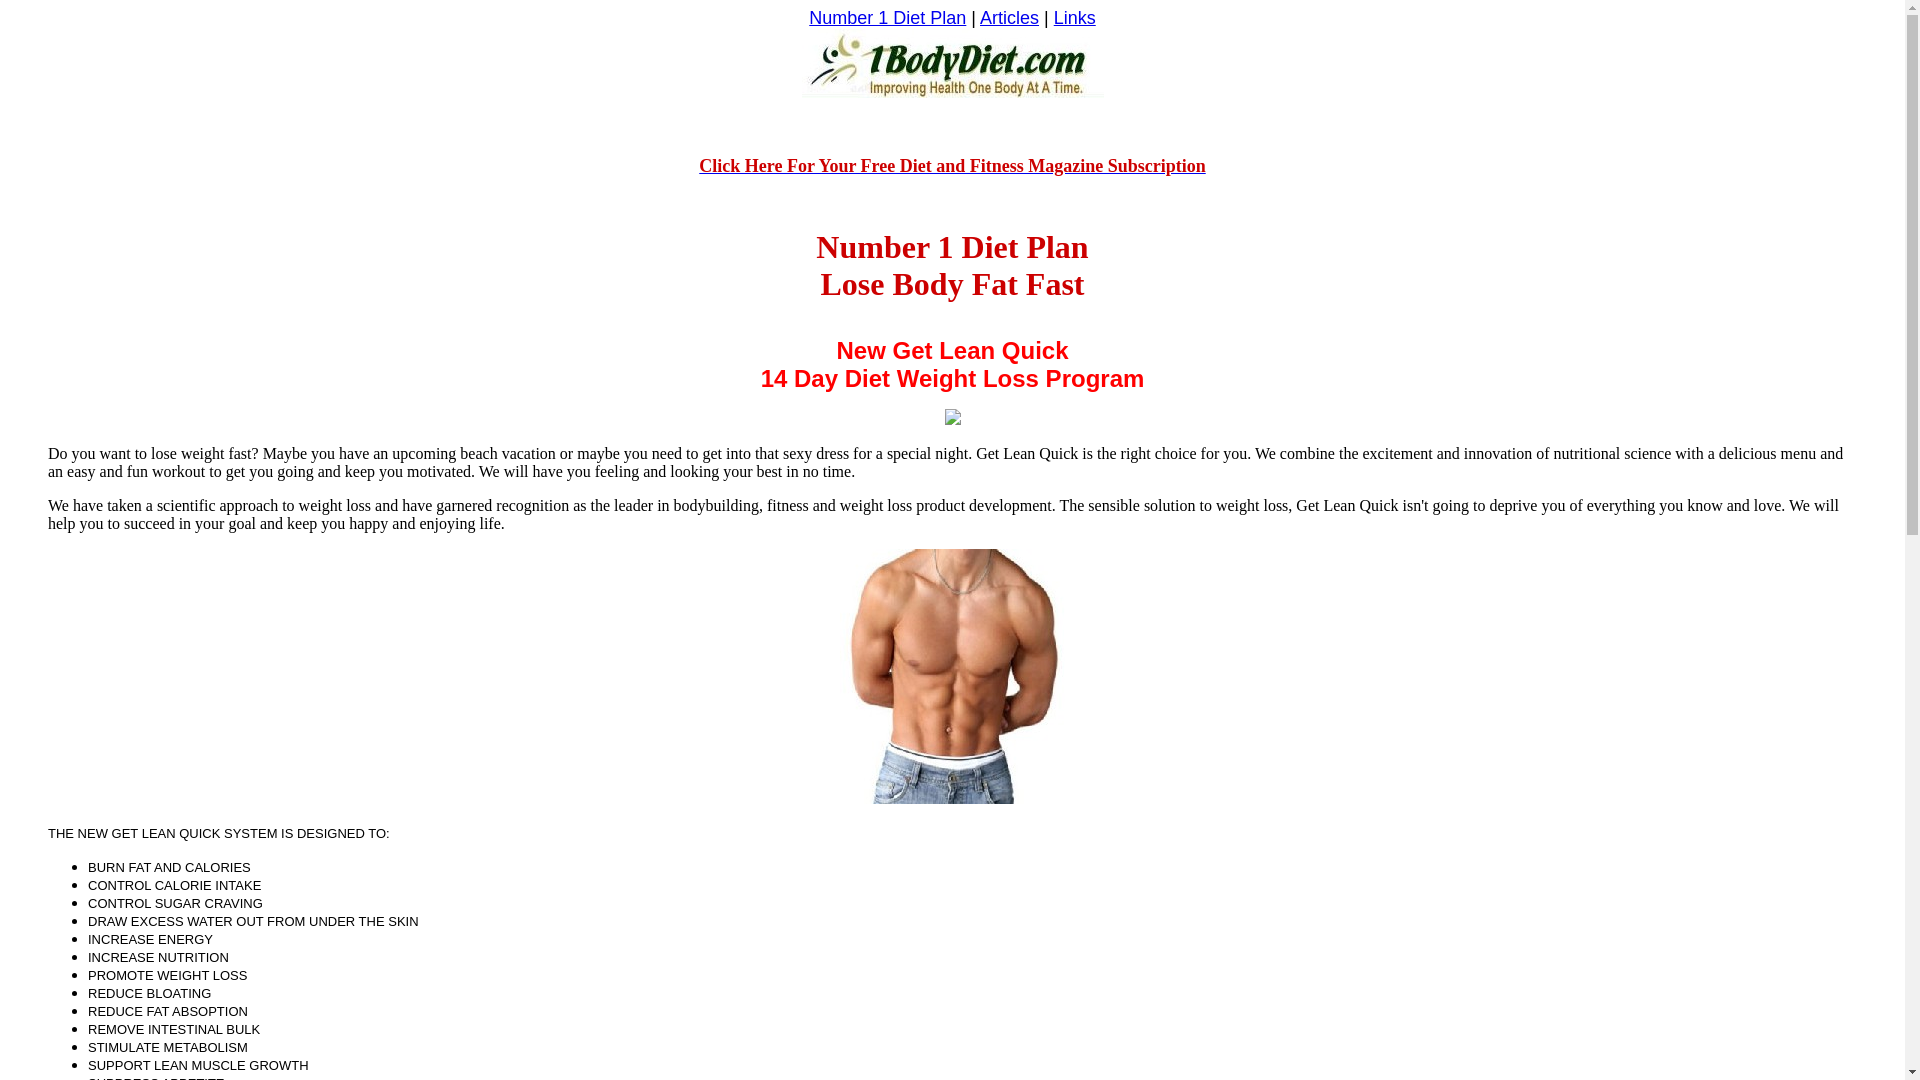 The width and height of the screenshot is (1920, 1080). I want to click on 'Number 1 Diet Plan', so click(886, 18).